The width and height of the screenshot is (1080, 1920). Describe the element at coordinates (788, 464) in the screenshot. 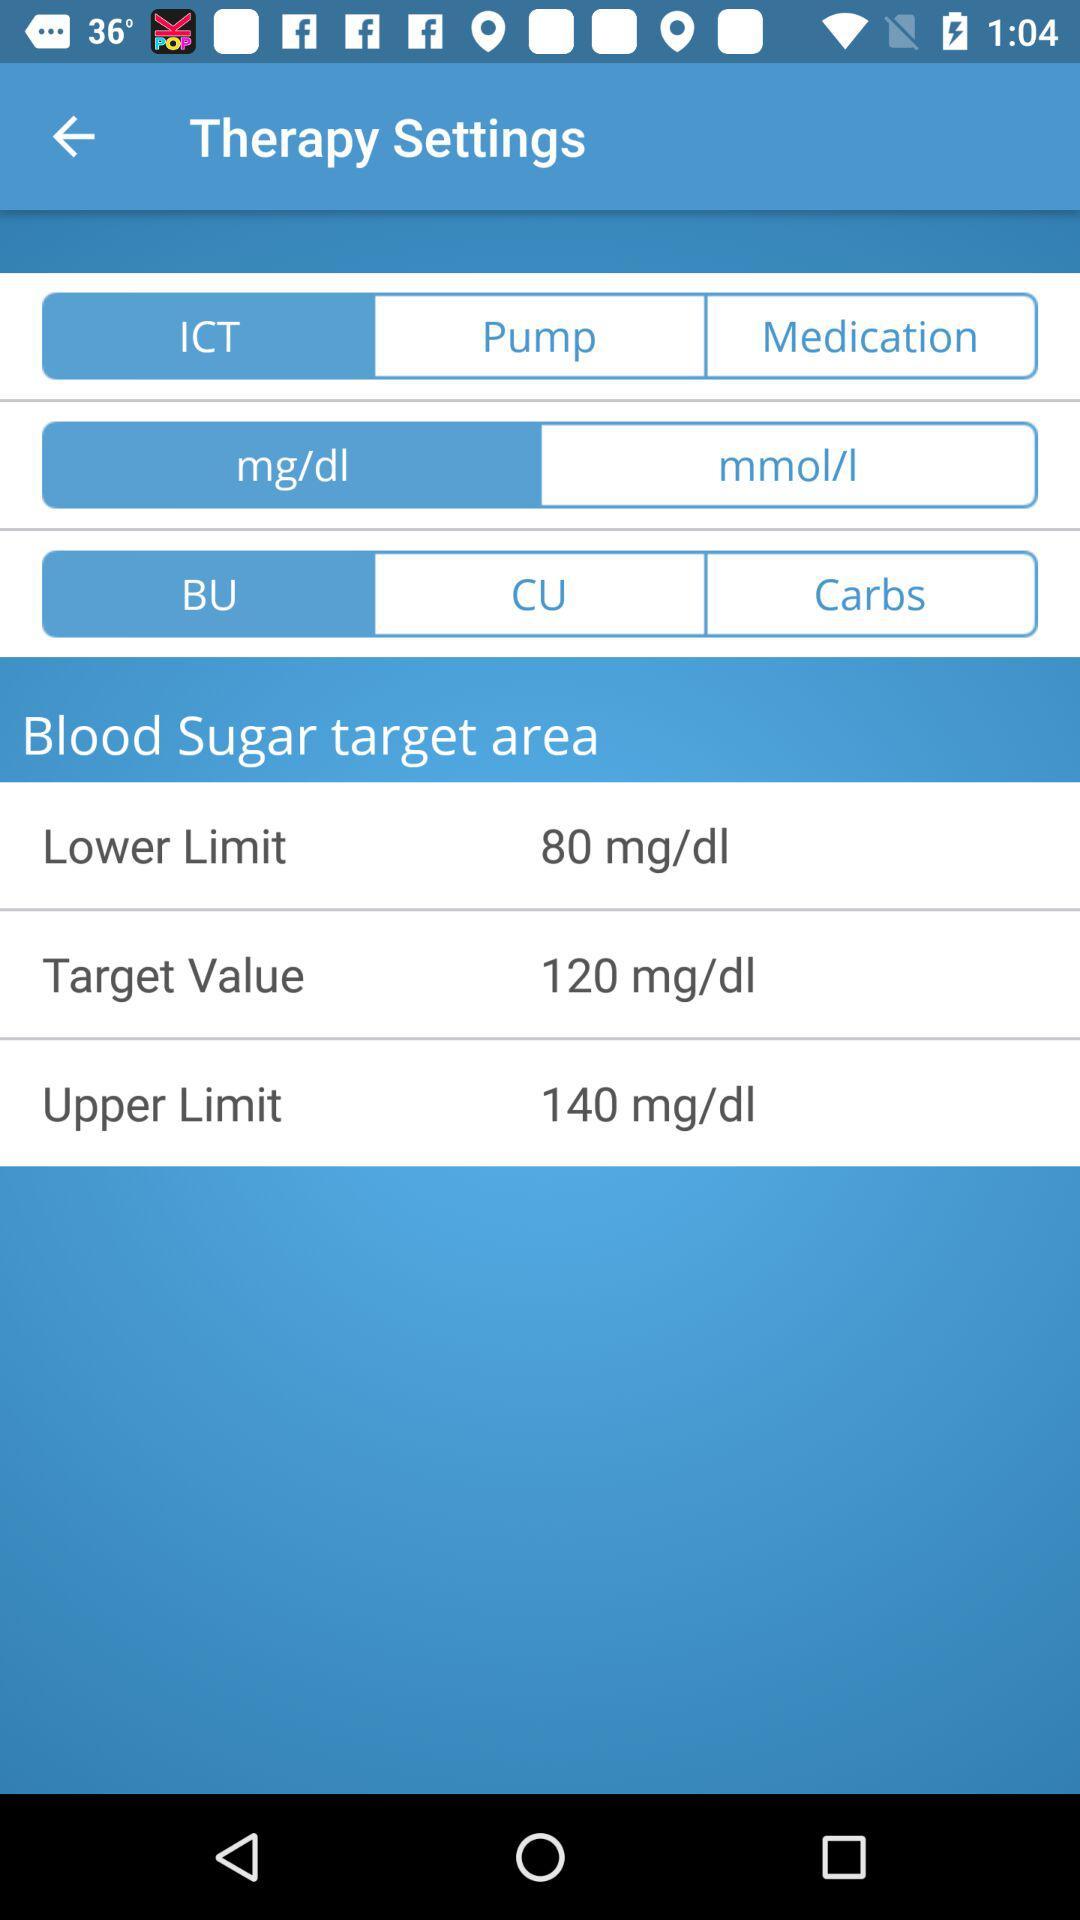

I see `mmol/l item` at that location.